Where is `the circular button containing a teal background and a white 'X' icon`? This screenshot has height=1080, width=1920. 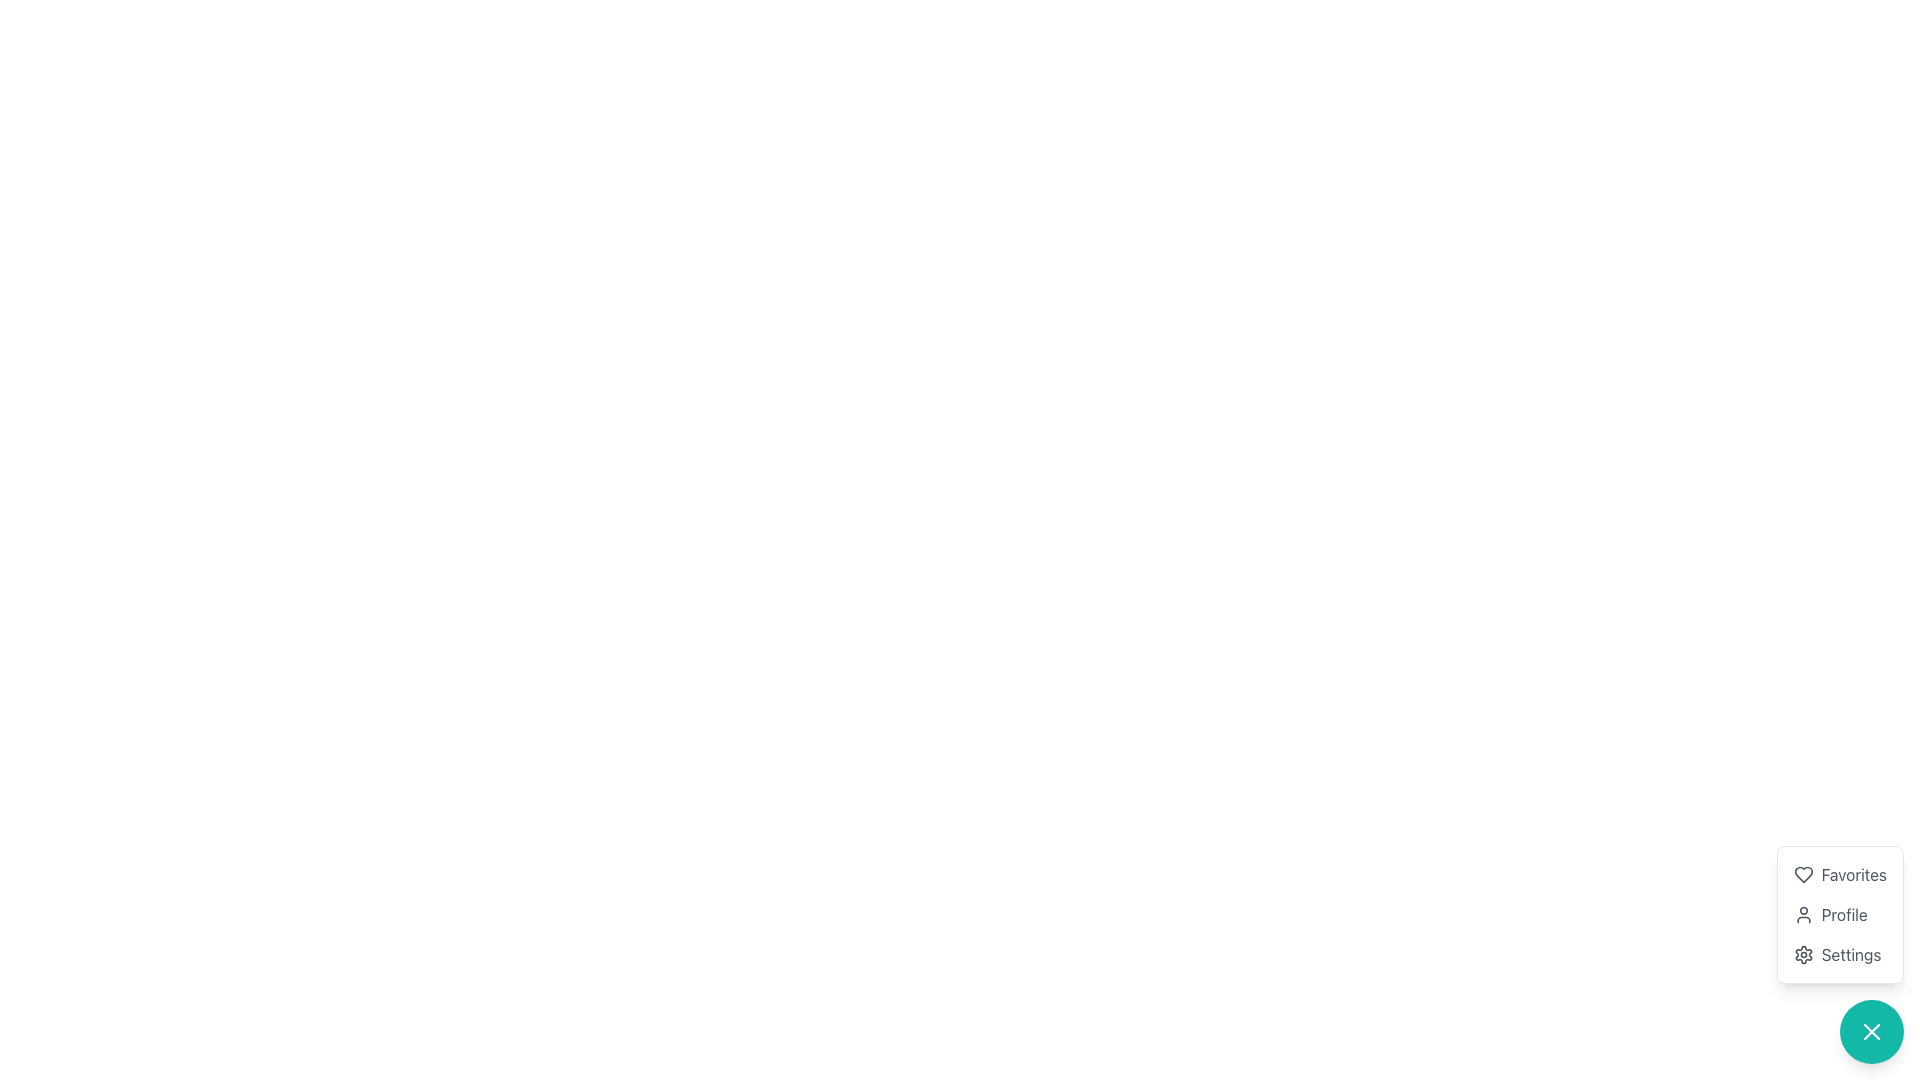
the circular button containing a teal background and a white 'X' icon is located at coordinates (1871, 1032).